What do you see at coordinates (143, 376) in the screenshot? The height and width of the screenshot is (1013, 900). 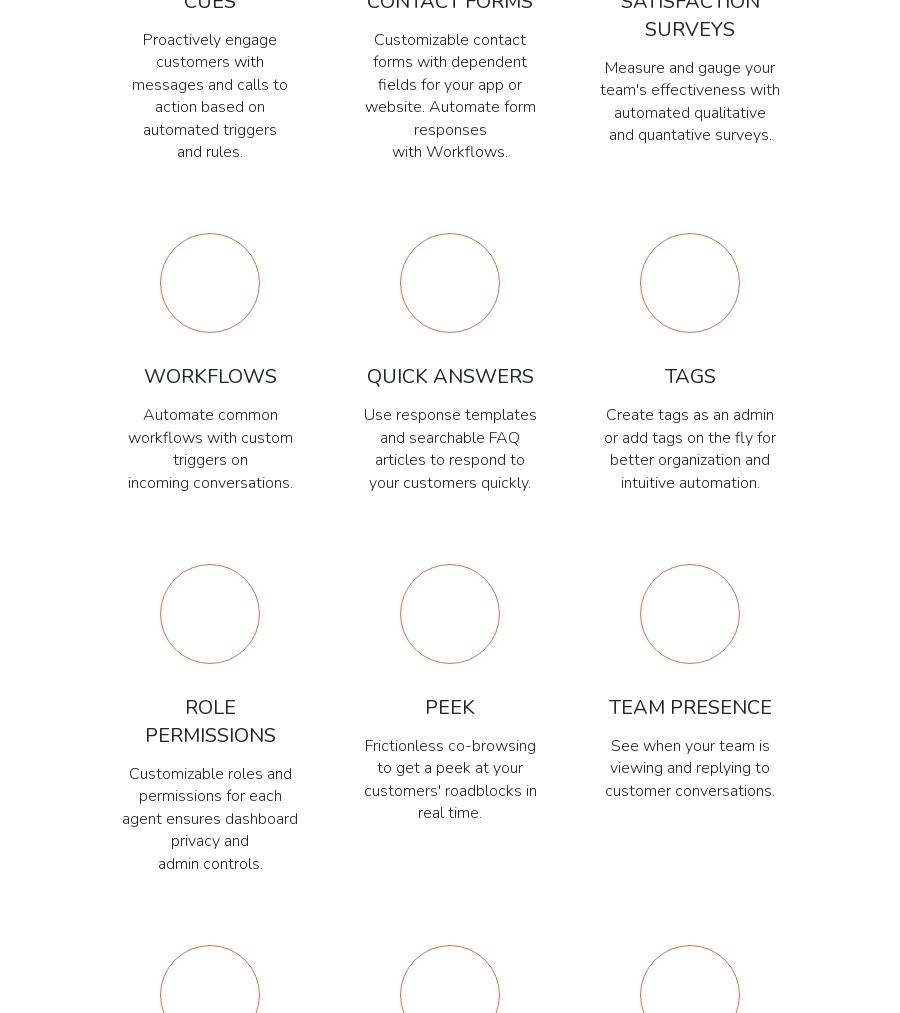 I see `'Workflows'` at bounding box center [143, 376].